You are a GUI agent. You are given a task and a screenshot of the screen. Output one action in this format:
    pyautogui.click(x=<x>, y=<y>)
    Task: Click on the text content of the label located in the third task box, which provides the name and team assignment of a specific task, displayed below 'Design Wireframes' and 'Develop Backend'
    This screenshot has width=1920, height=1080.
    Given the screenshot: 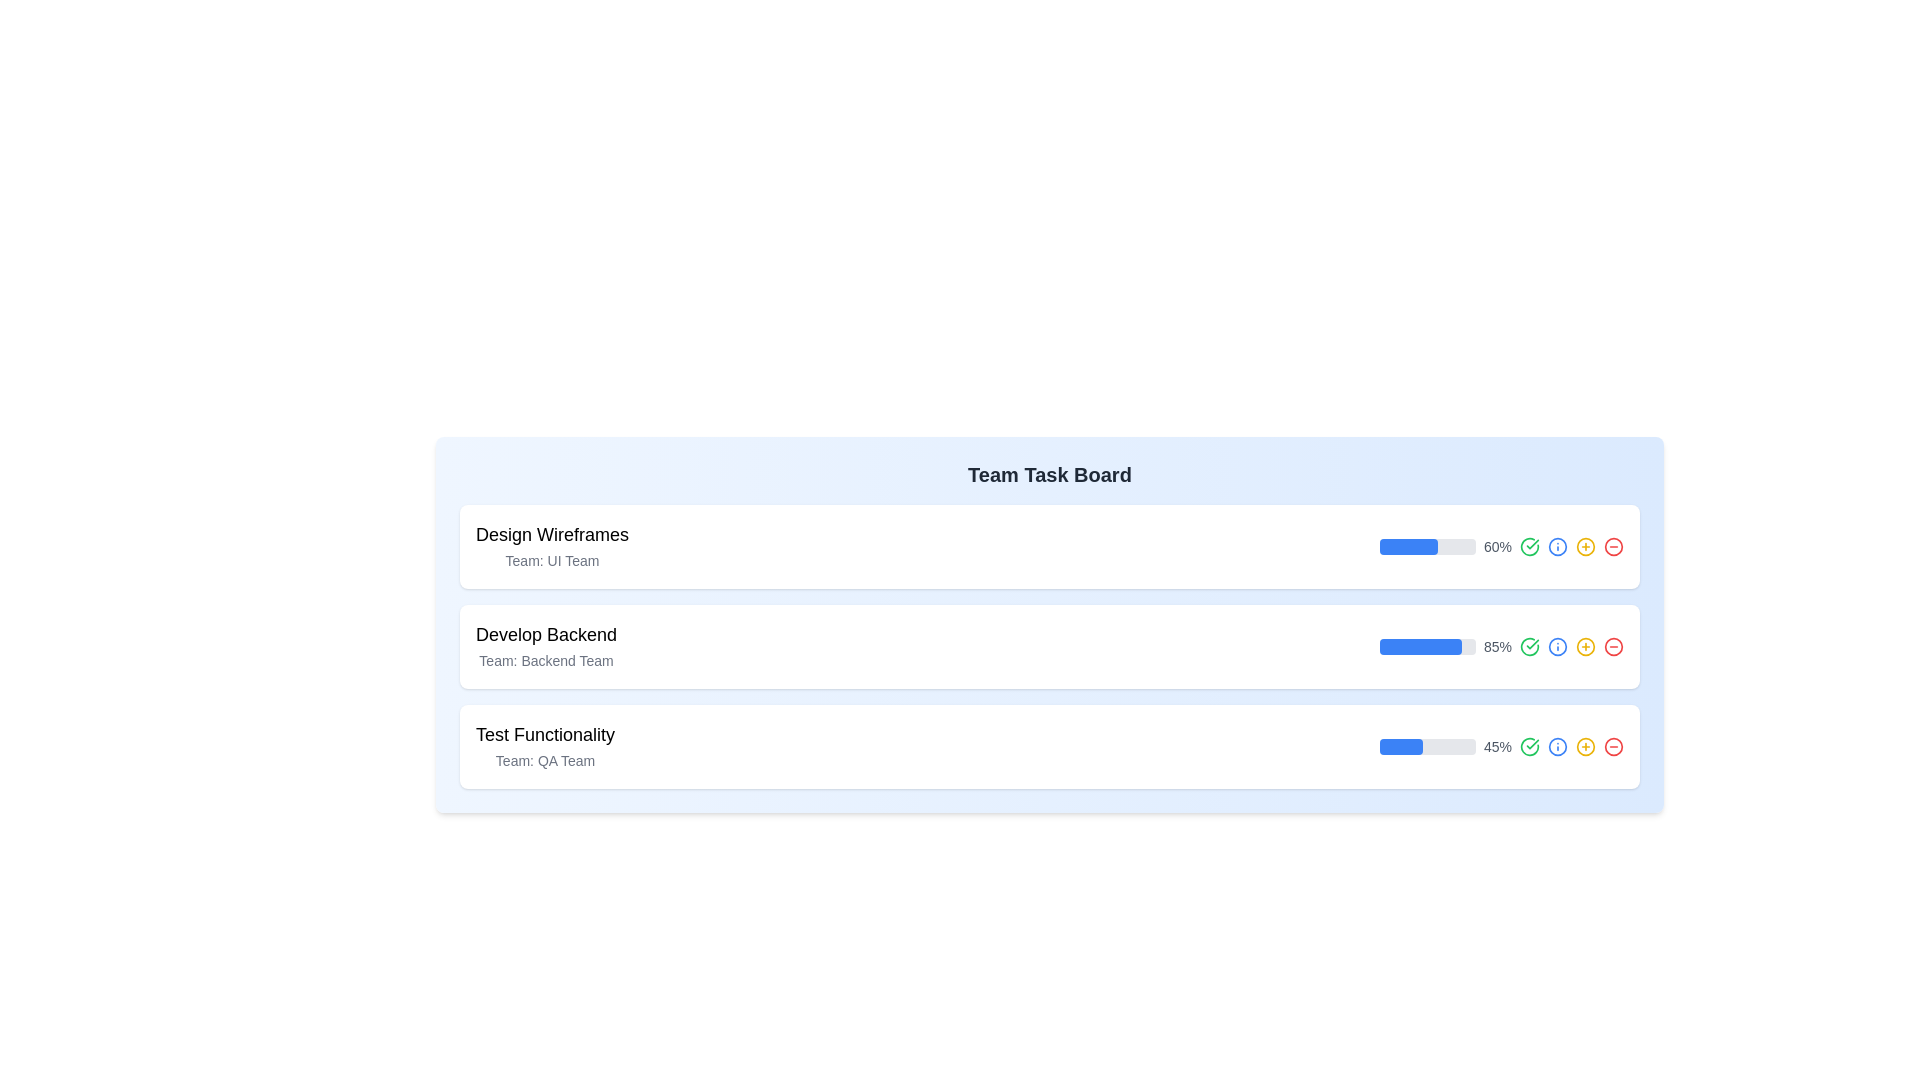 What is the action you would take?
    pyautogui.click(x=545, y=747)
    